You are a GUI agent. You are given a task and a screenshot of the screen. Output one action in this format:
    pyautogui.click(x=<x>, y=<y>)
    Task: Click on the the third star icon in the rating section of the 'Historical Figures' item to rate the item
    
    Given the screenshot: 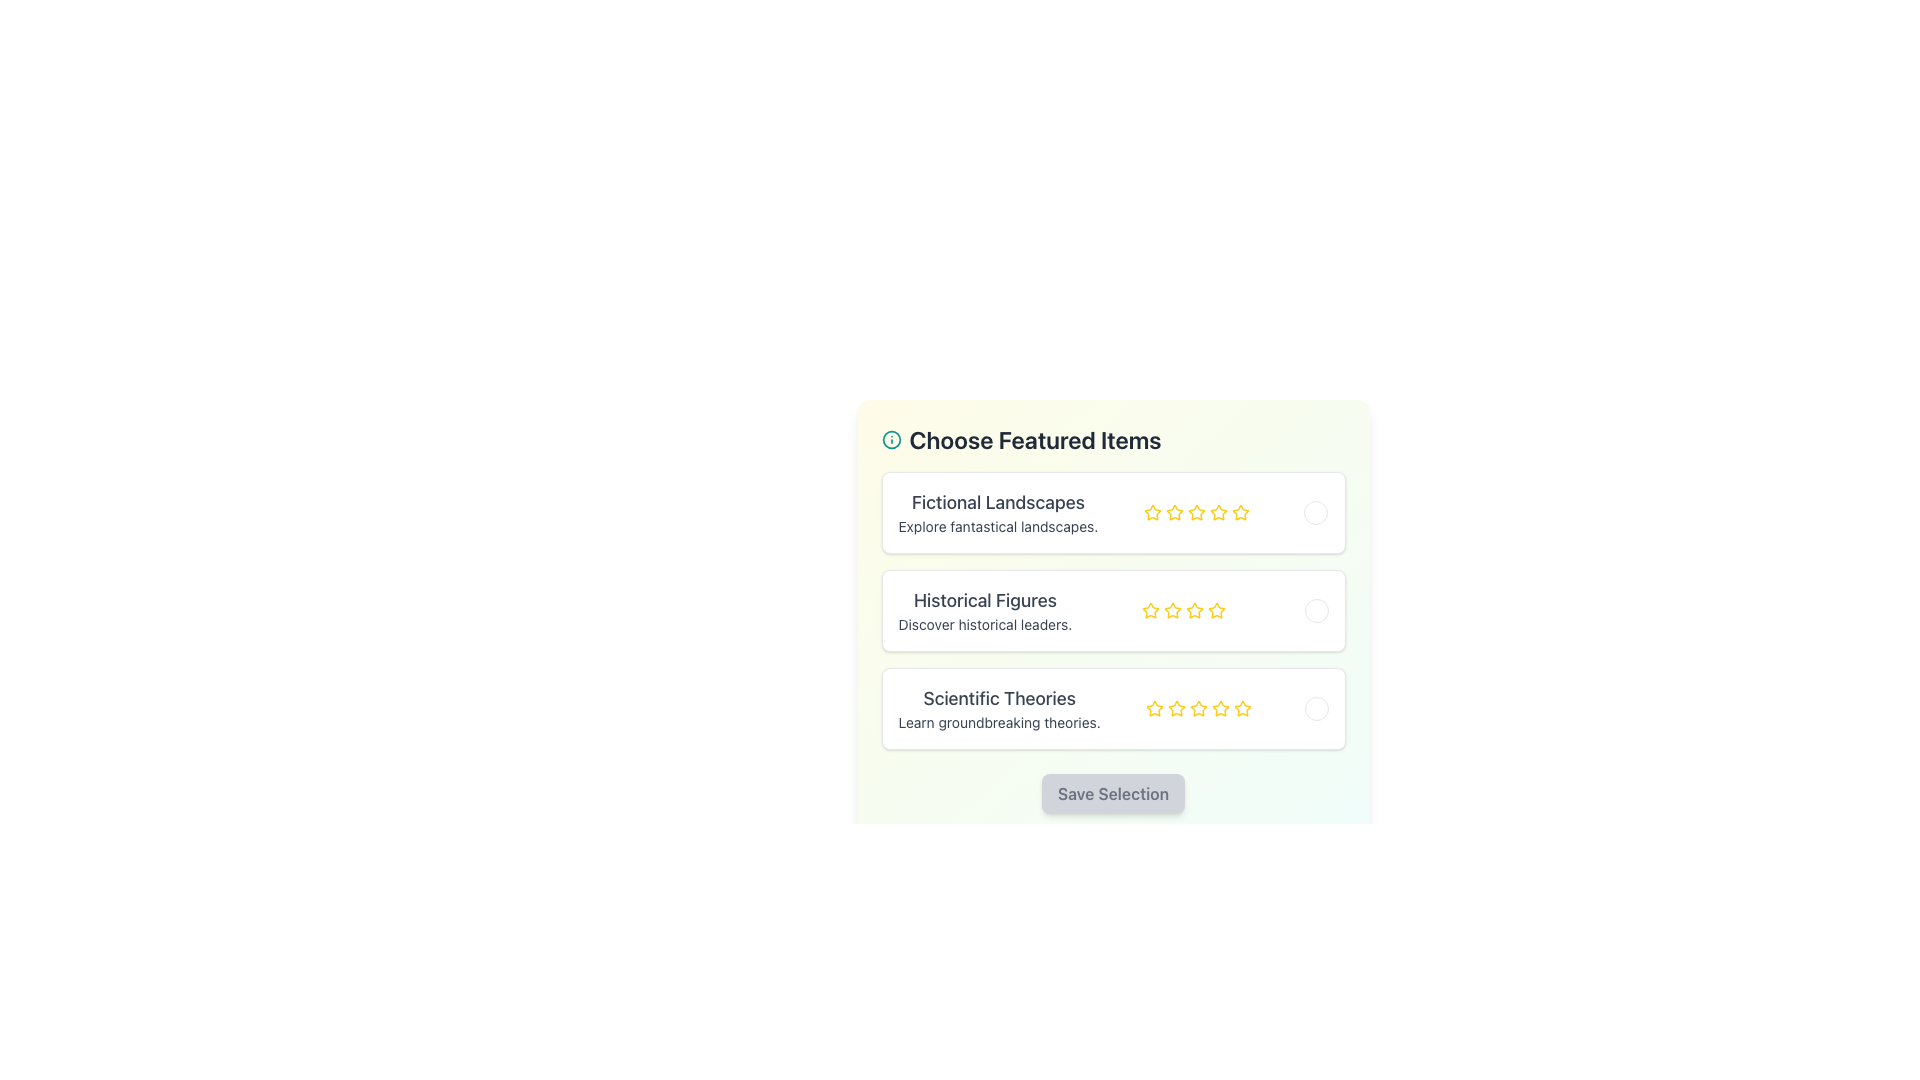 What is the action you would take?
    pyautogui.click(x=1195, y=609)
    